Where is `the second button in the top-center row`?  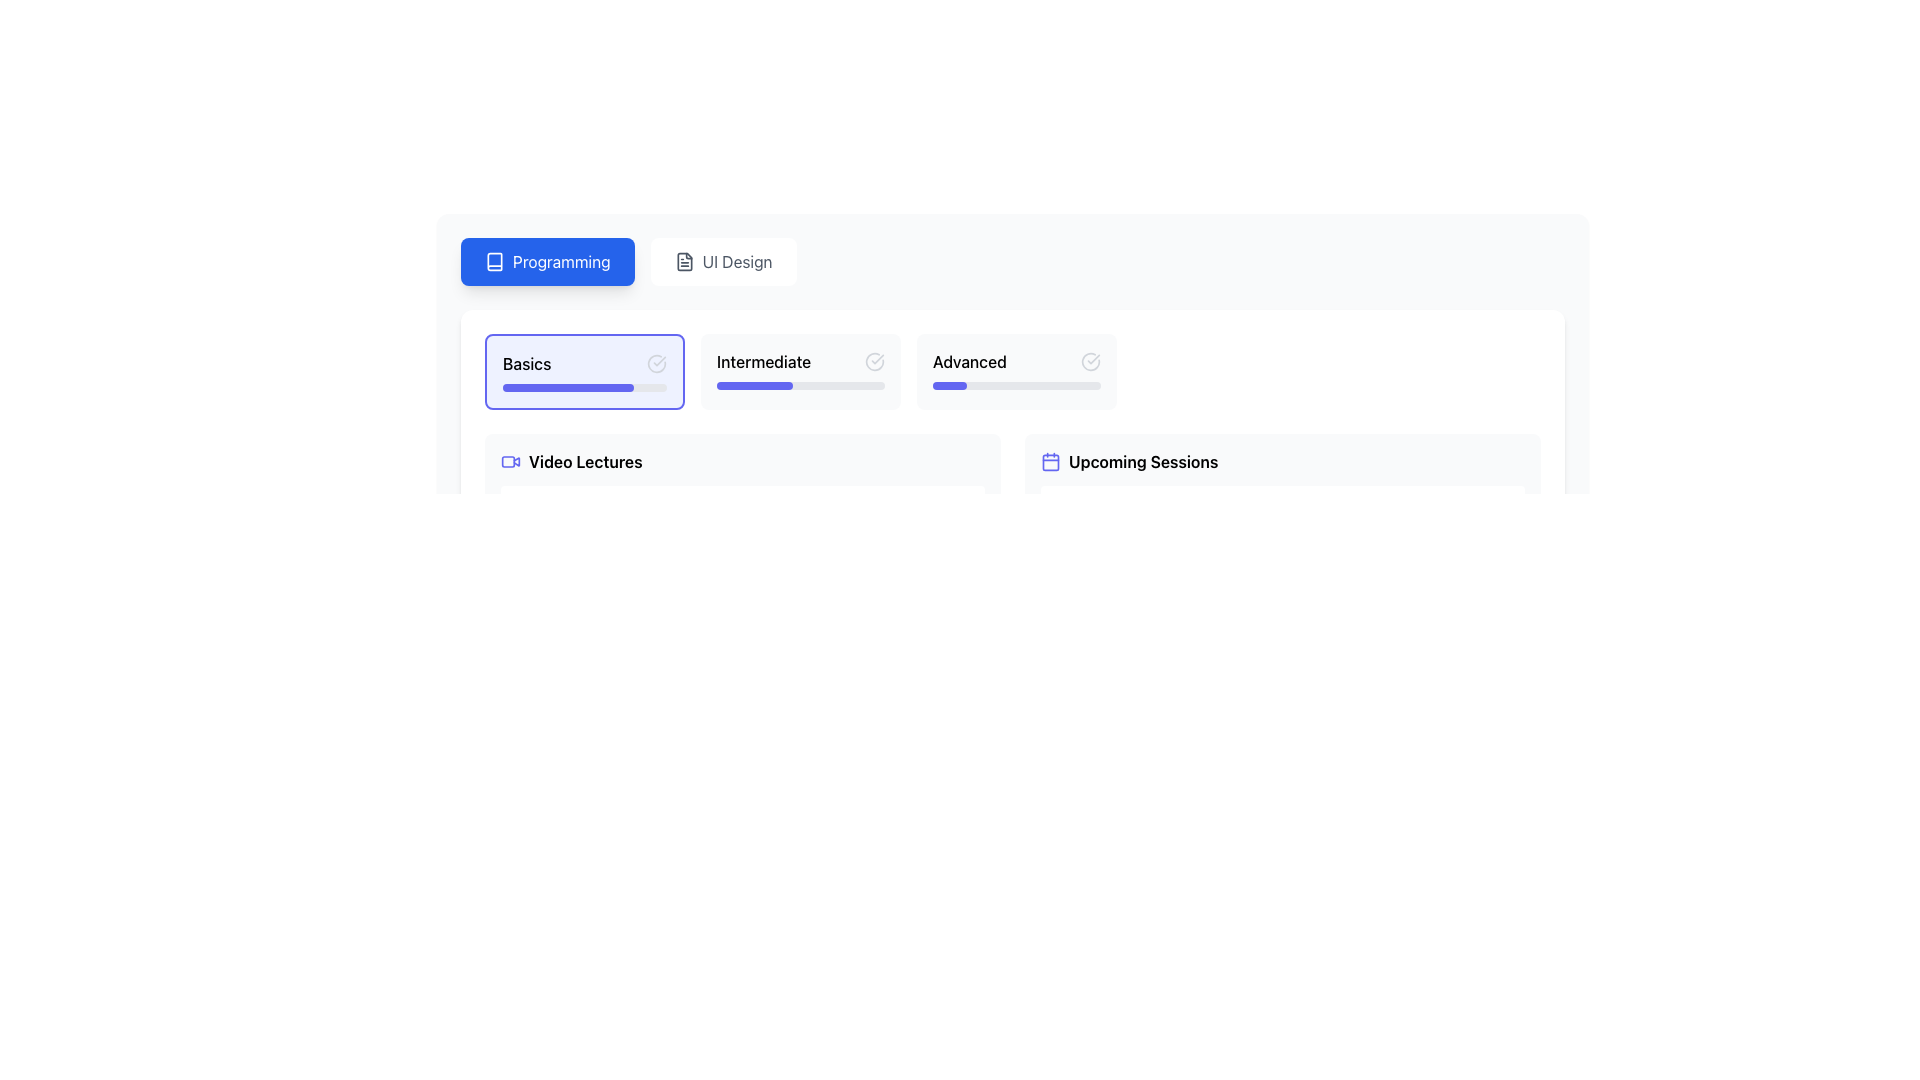 the second button in the top-center row is located at coordinates (722, 261).